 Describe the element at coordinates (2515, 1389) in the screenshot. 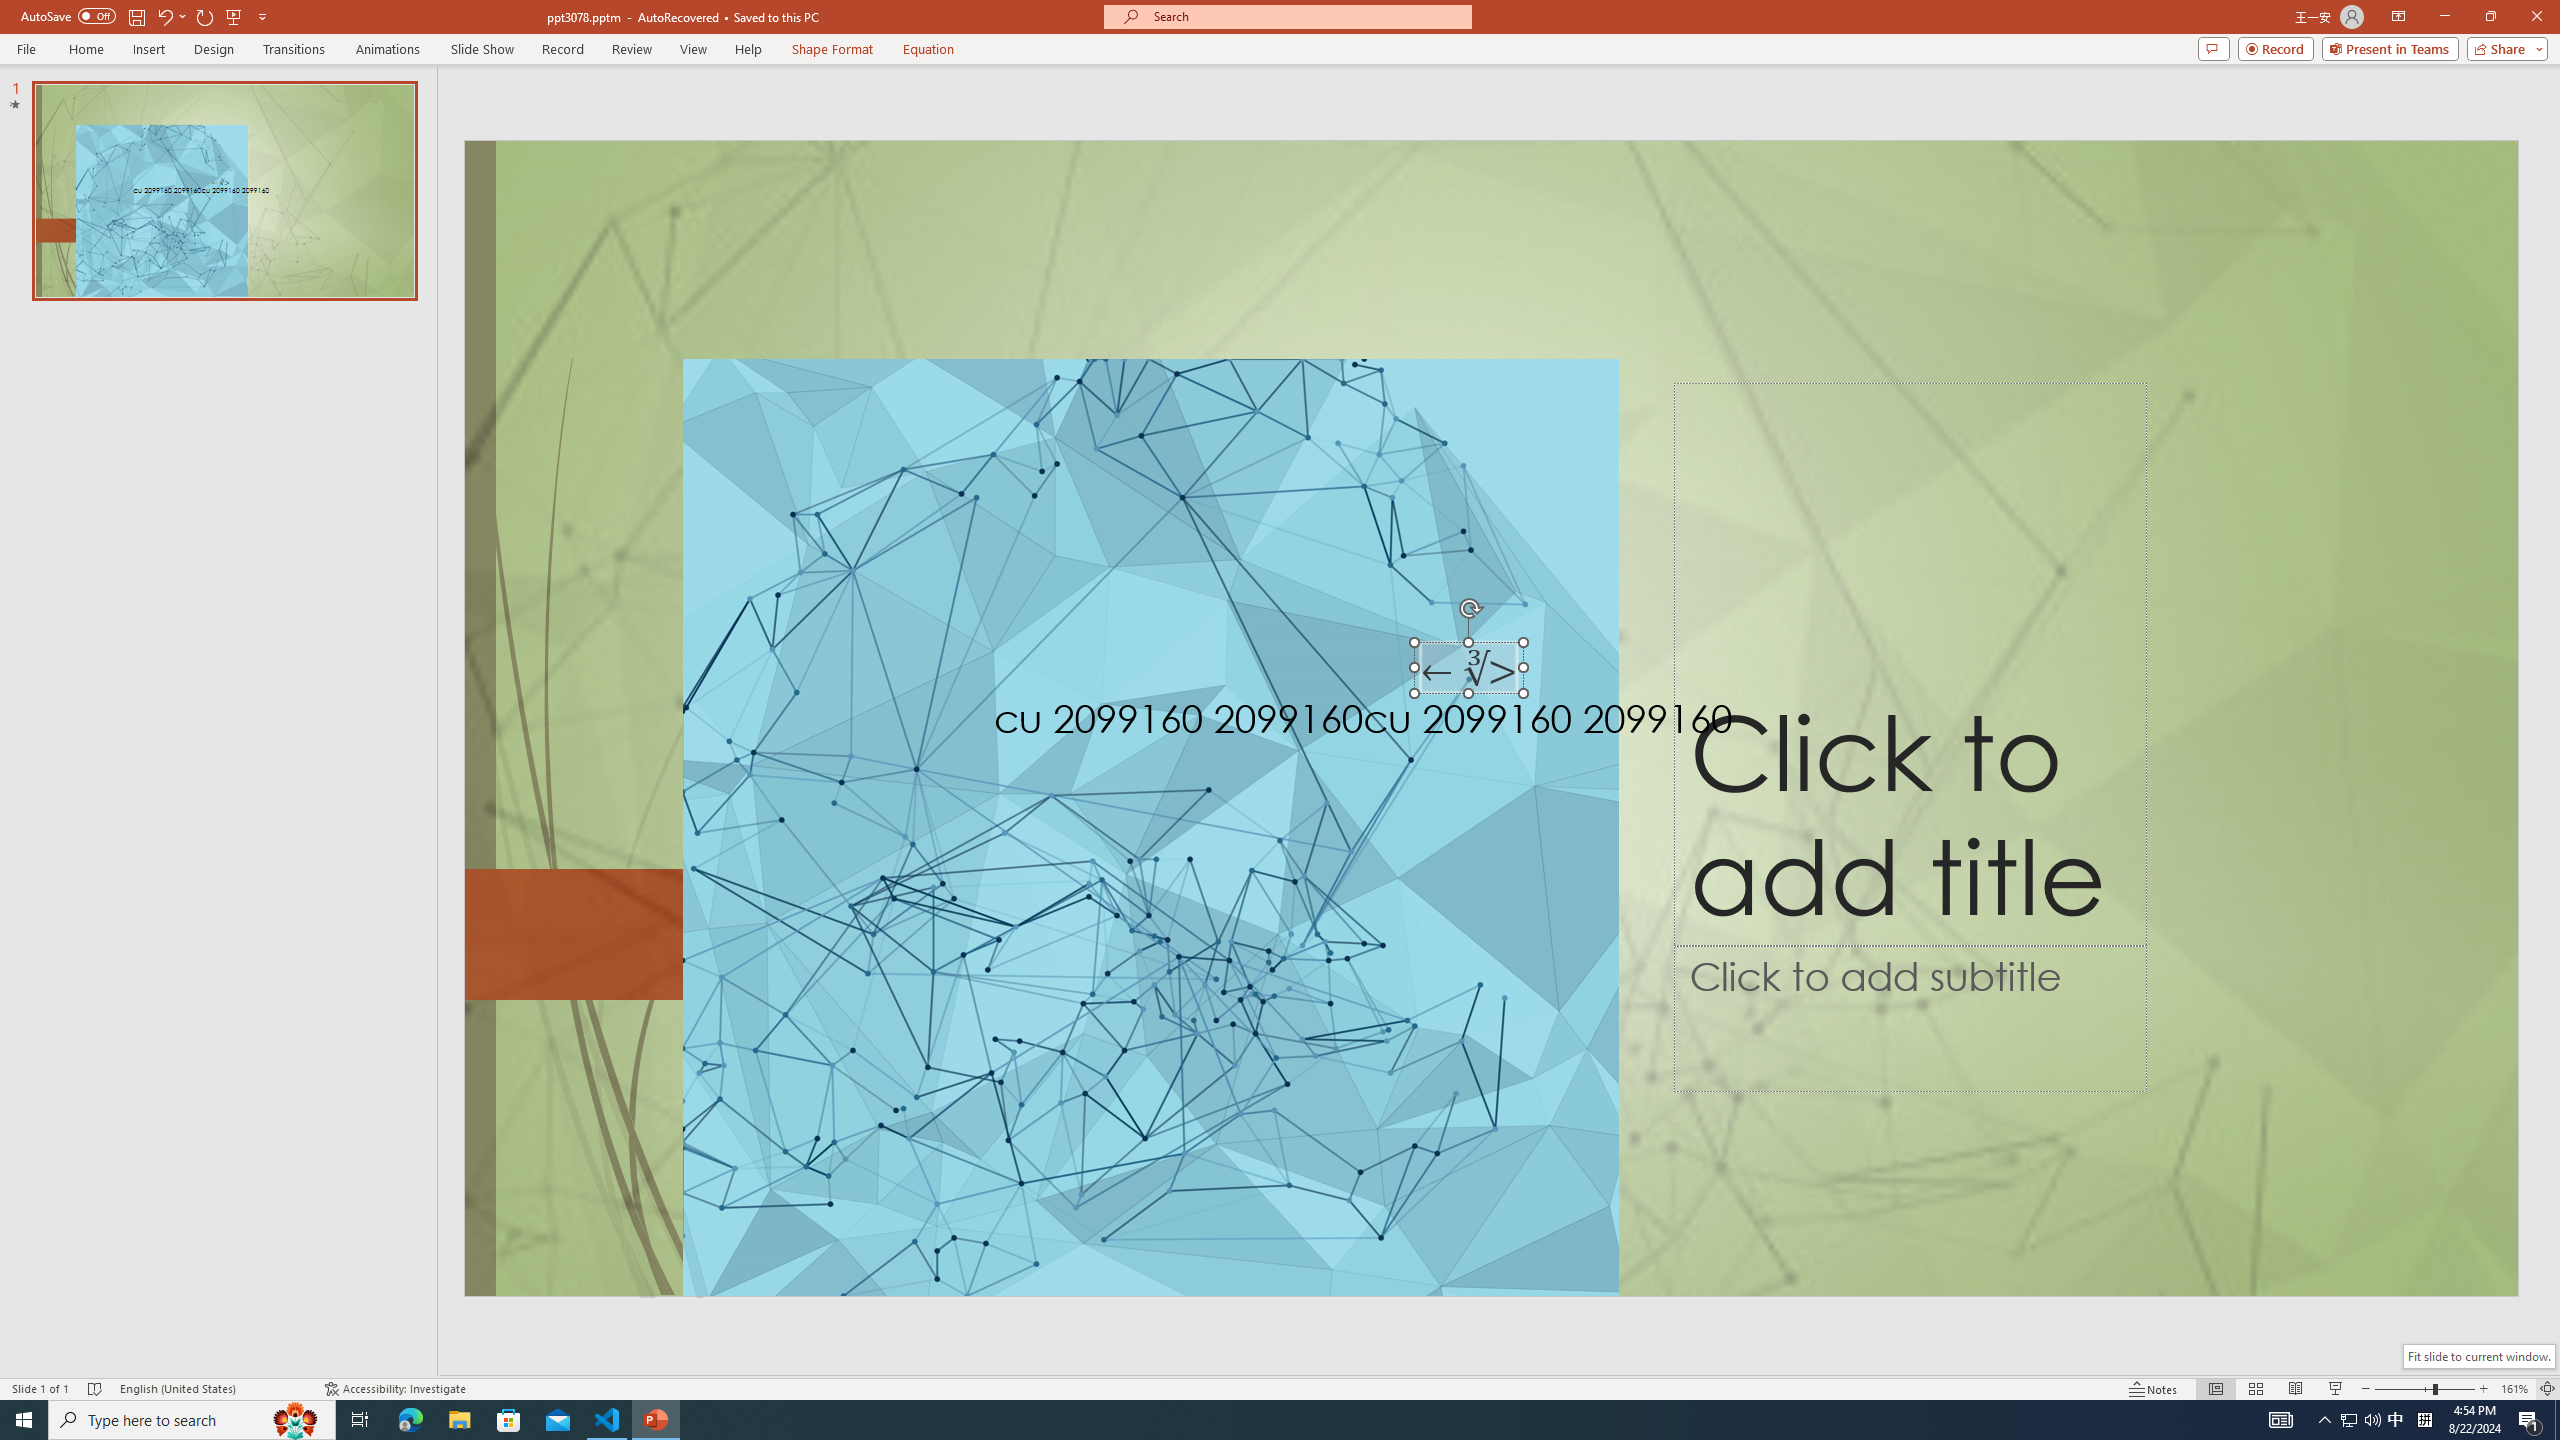

I see `'Zoom 161%'` at that location.